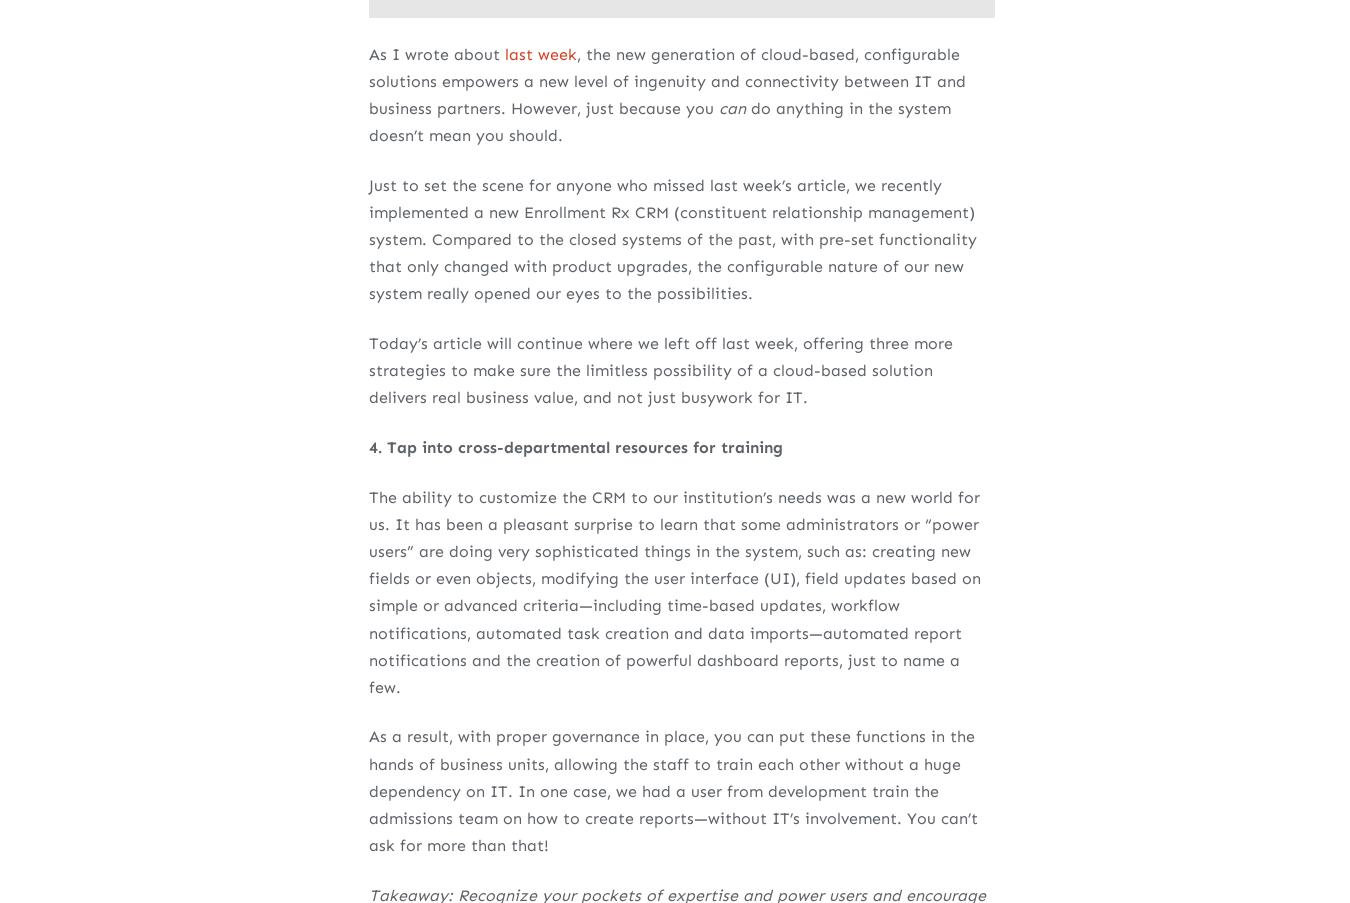  What do you see at coordinates (539, 52) in the screenshot?
I see `'last week'` at bounding box center [539, 52].